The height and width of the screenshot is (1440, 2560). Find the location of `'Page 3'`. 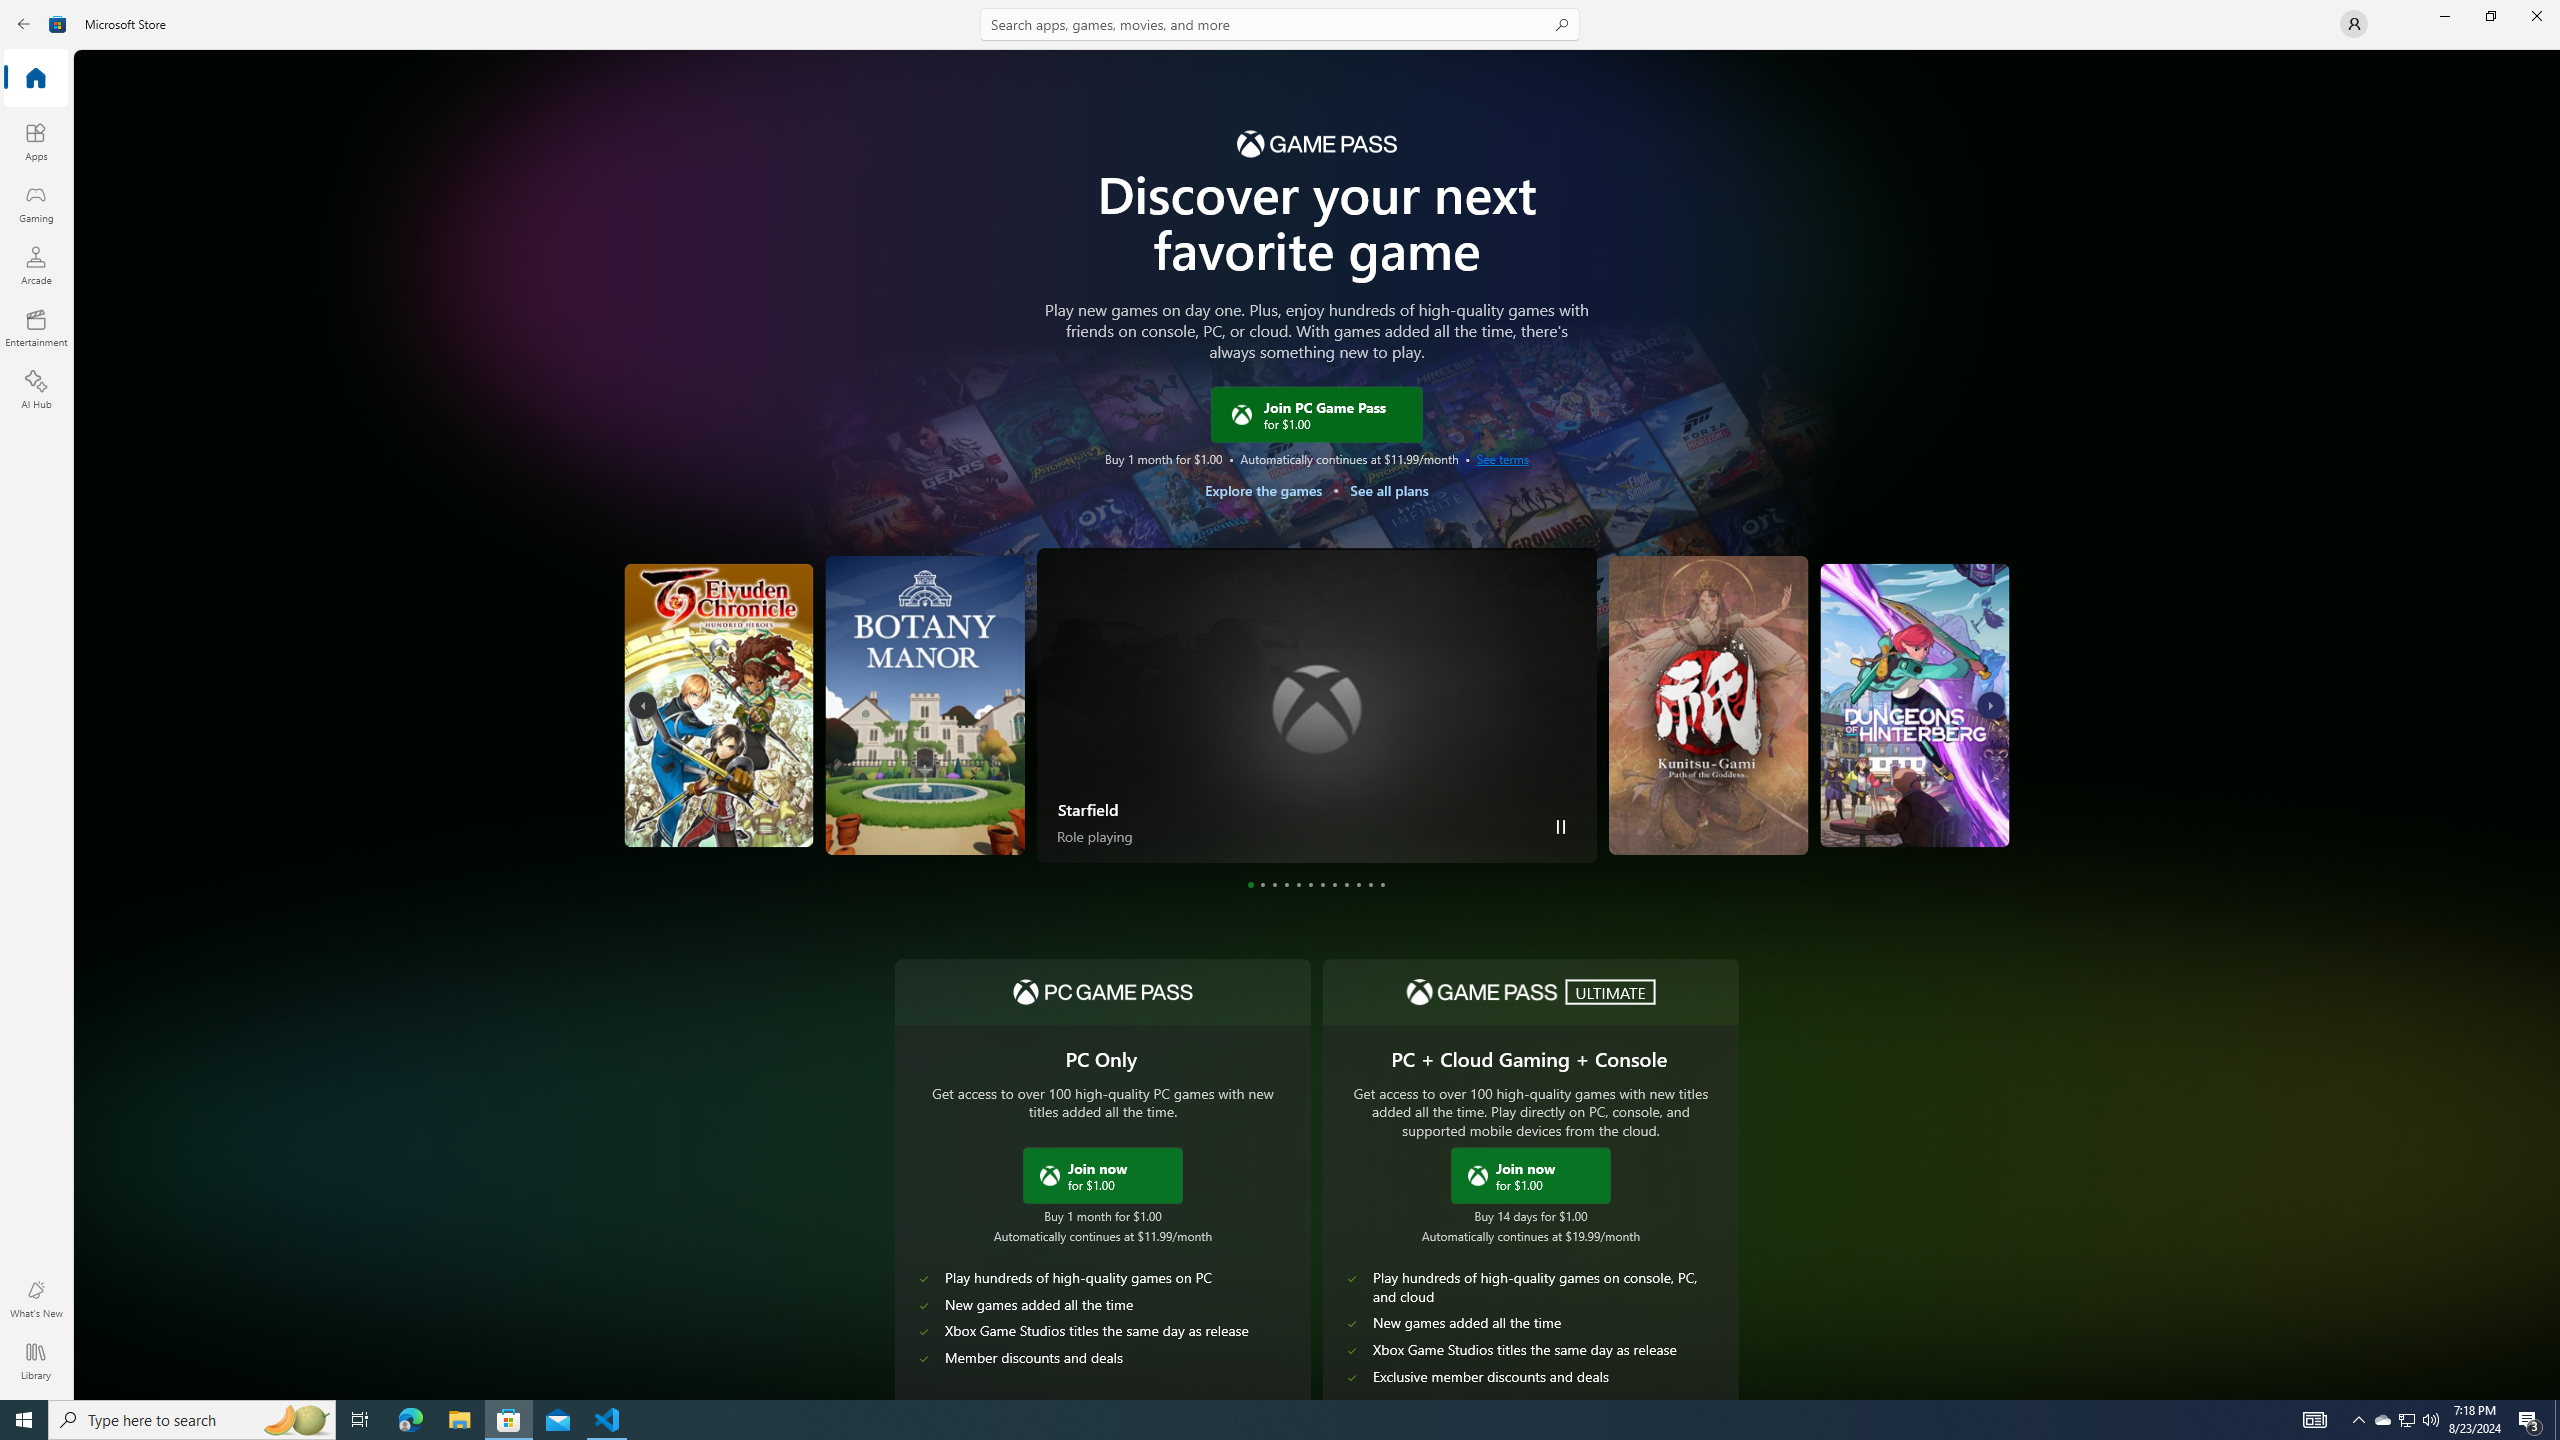

'Page 3' is located at coordinates (1273, 884).